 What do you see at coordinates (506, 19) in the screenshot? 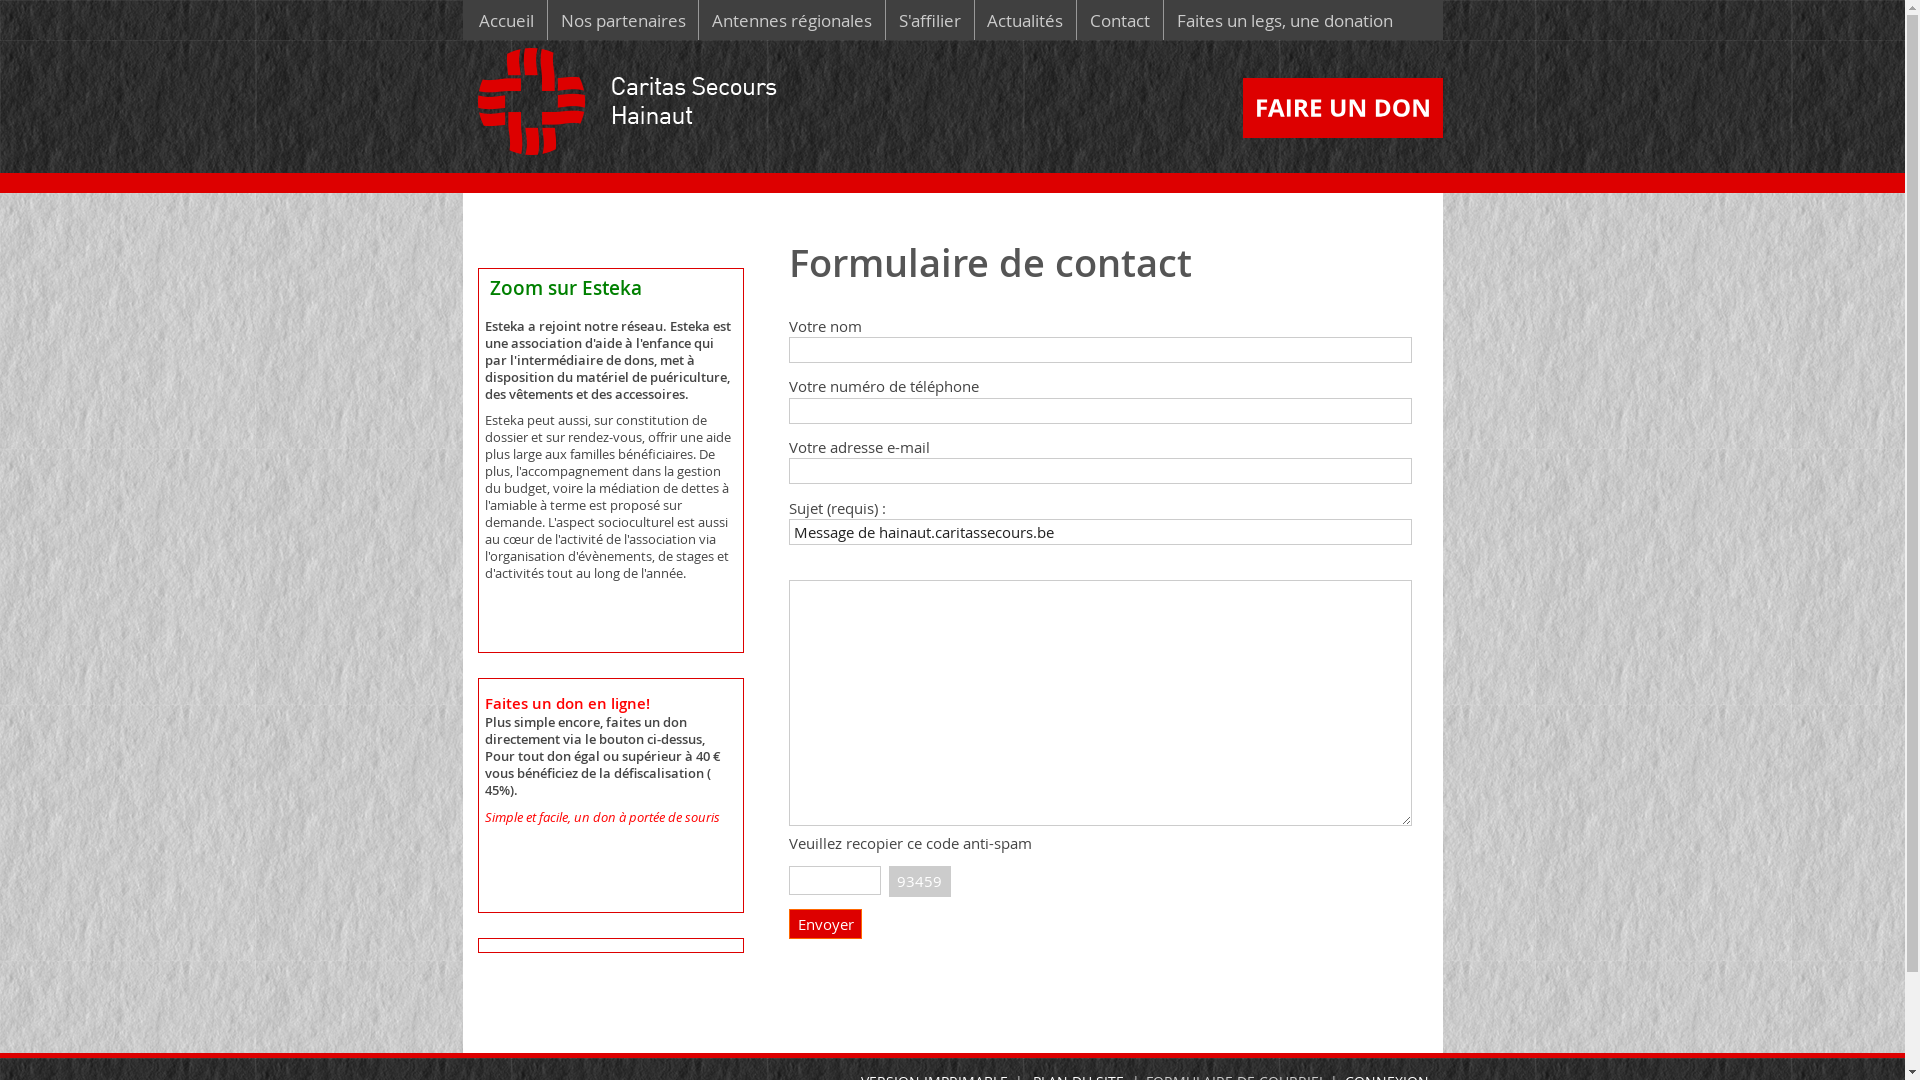
I see `'Accueil'` at bounding box center [506, 19].